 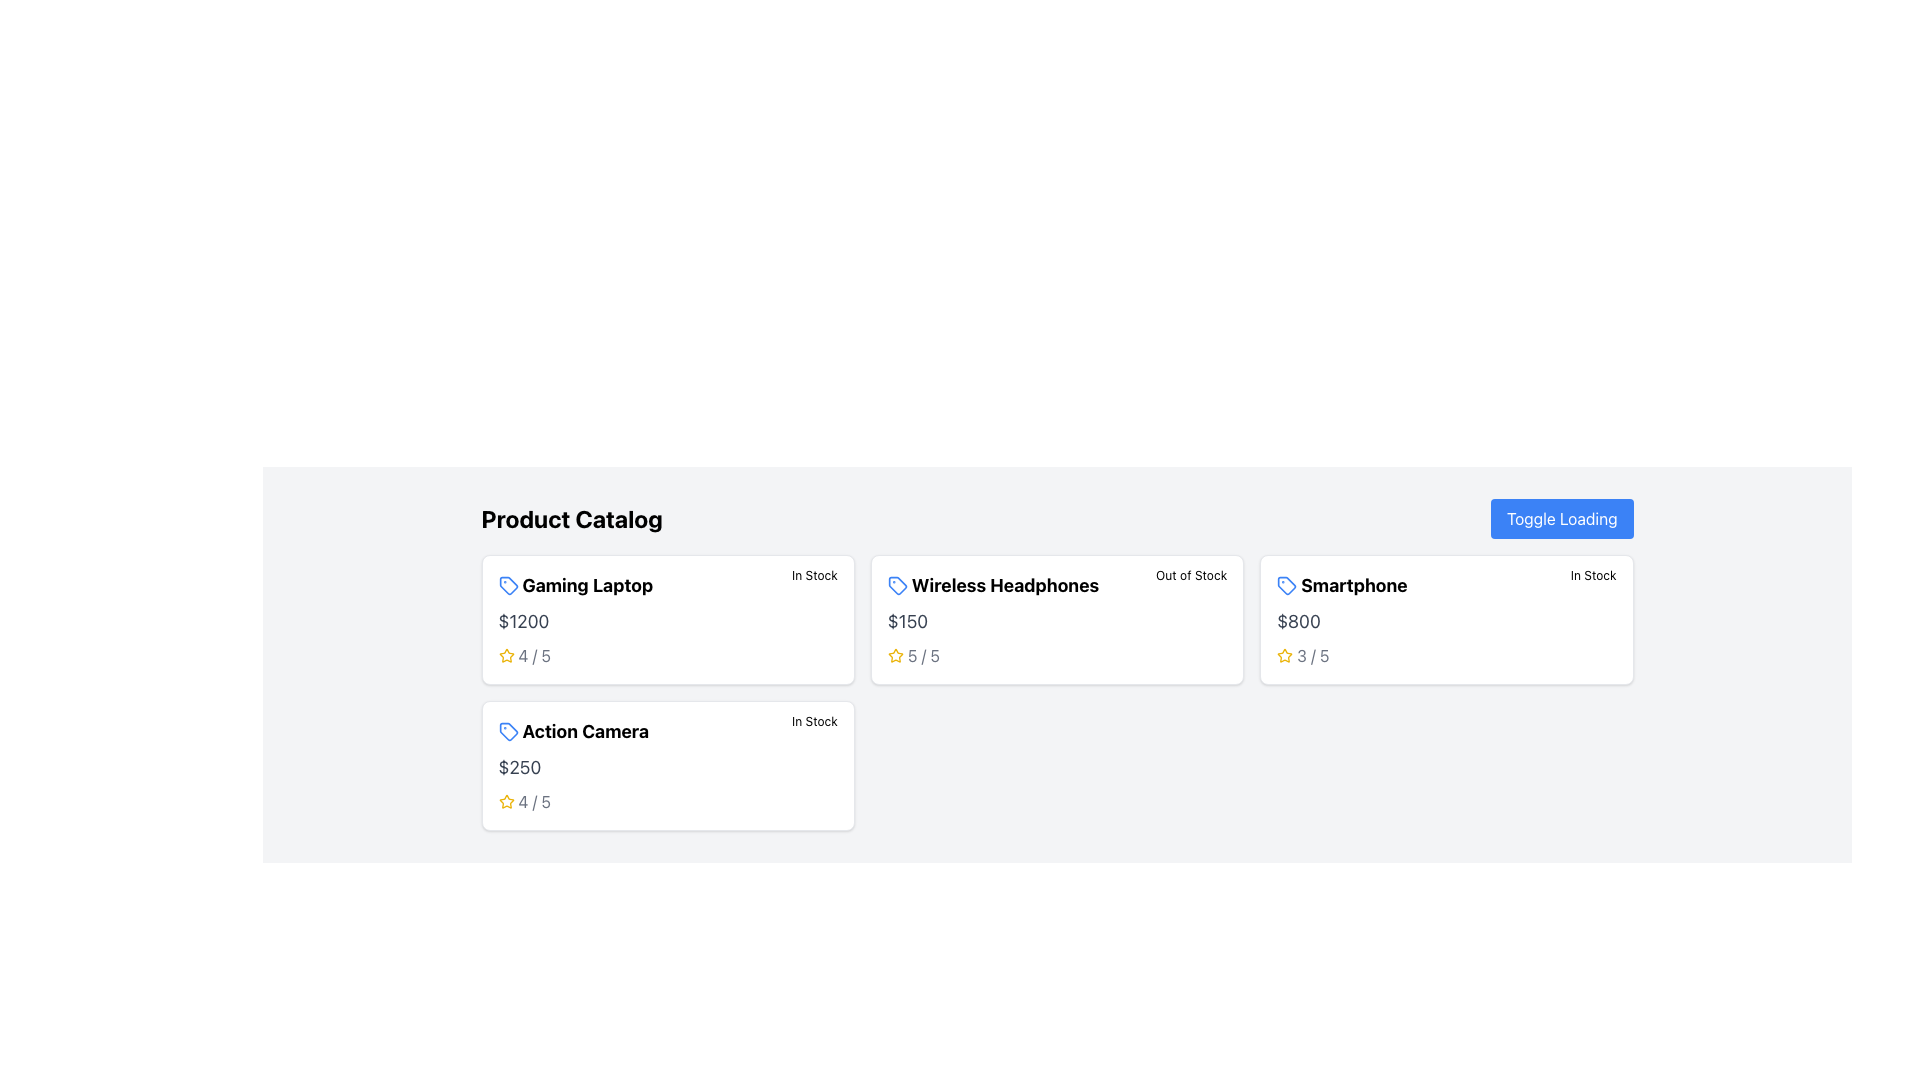 I want to click on static price text displayed for the product 'Wireless Headphones', which is centrally located within the card beneath the title and above the rating component, so click(x=906, y=620).